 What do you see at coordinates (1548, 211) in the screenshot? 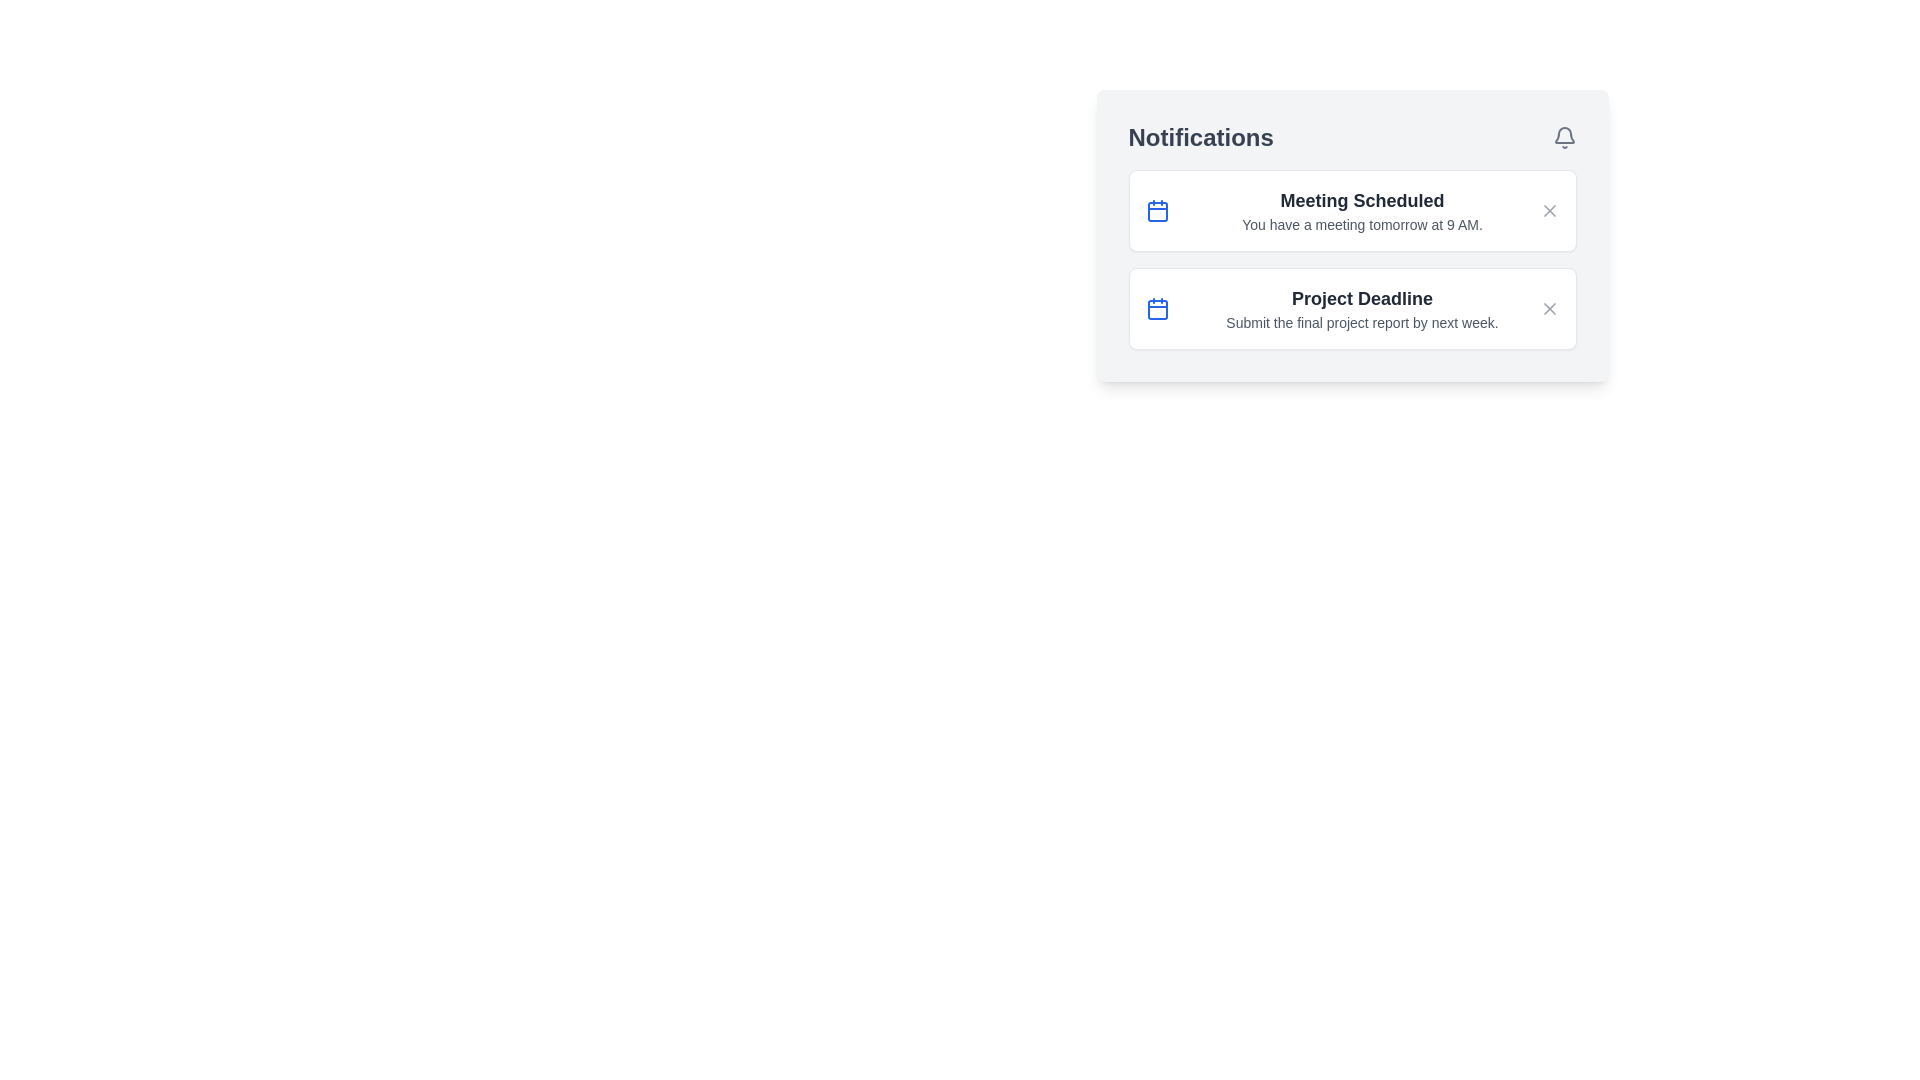
I see `close button for the notification titled 'Meeting Scheduled'` at bounding box center [1548, 211].